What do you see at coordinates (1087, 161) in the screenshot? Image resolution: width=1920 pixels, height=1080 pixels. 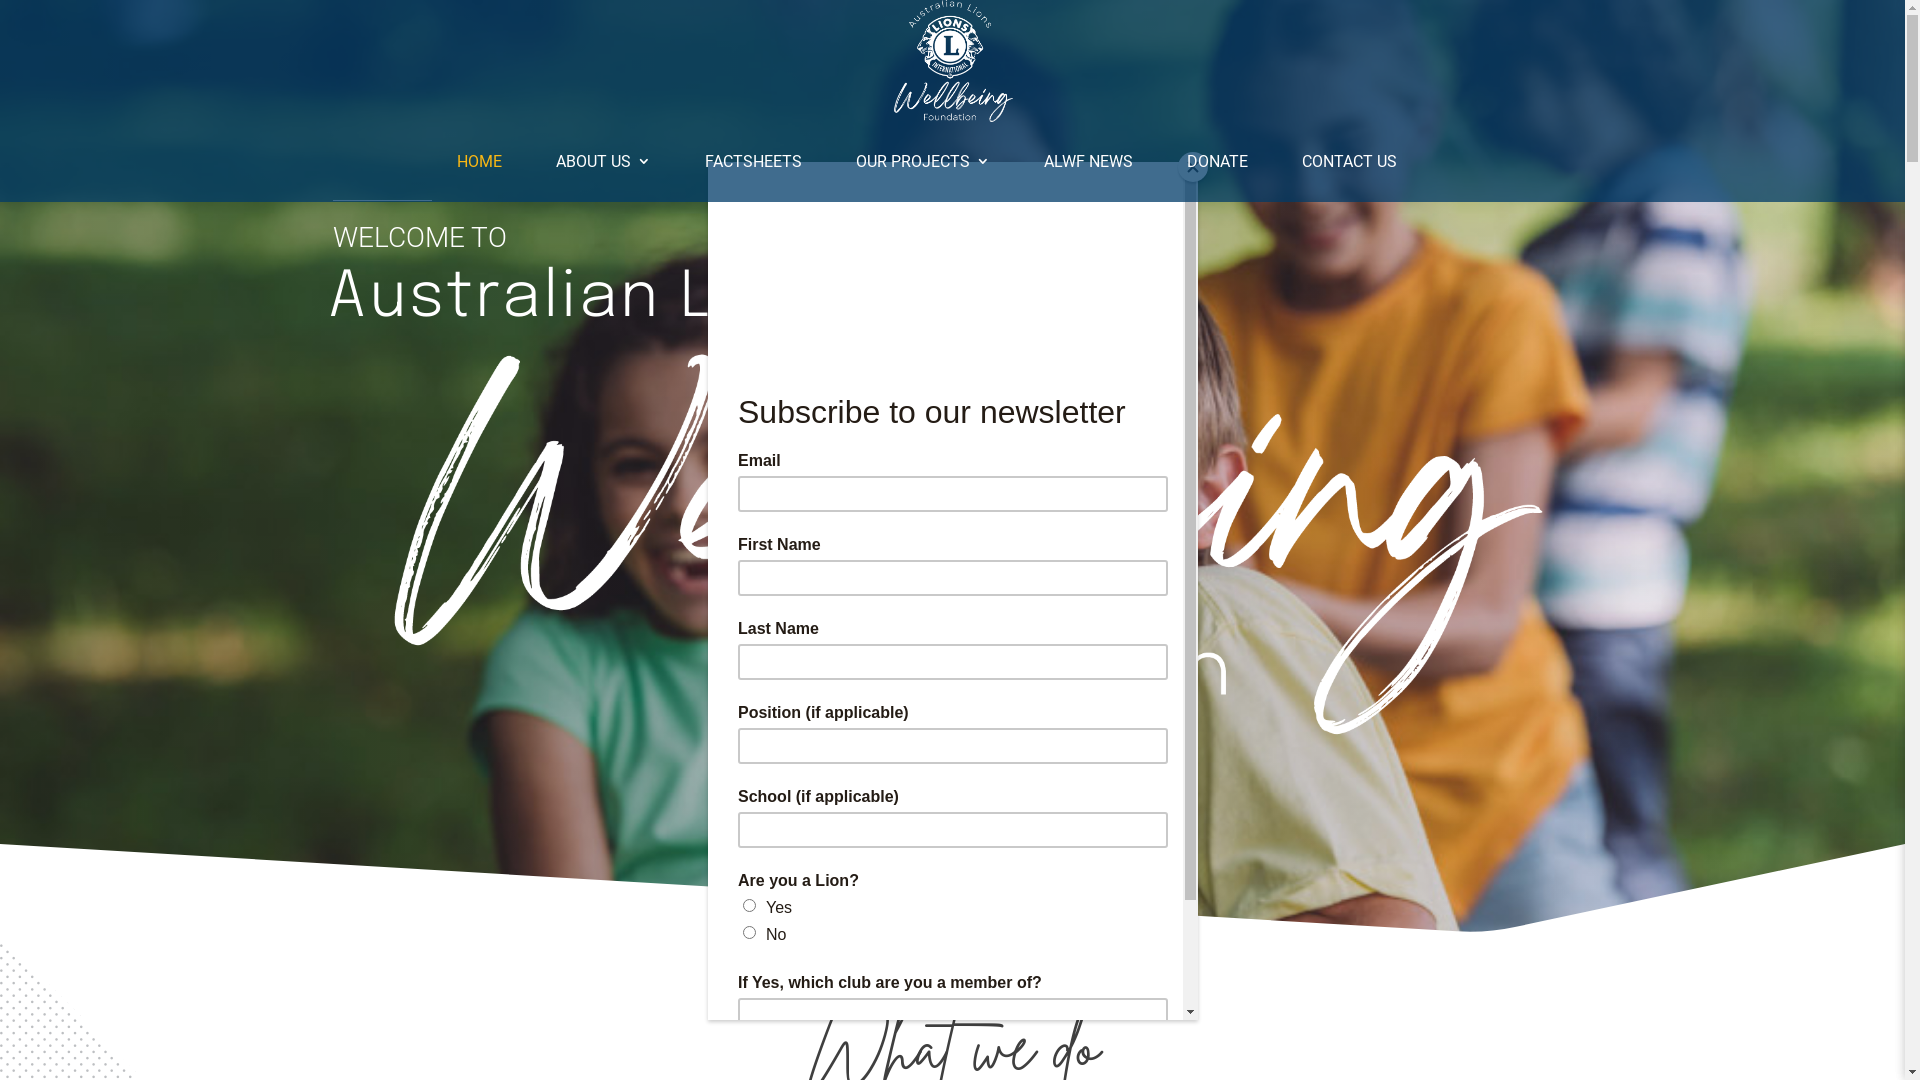 I see `'ALWF NEWS'` at bounding box center [1087, 161].